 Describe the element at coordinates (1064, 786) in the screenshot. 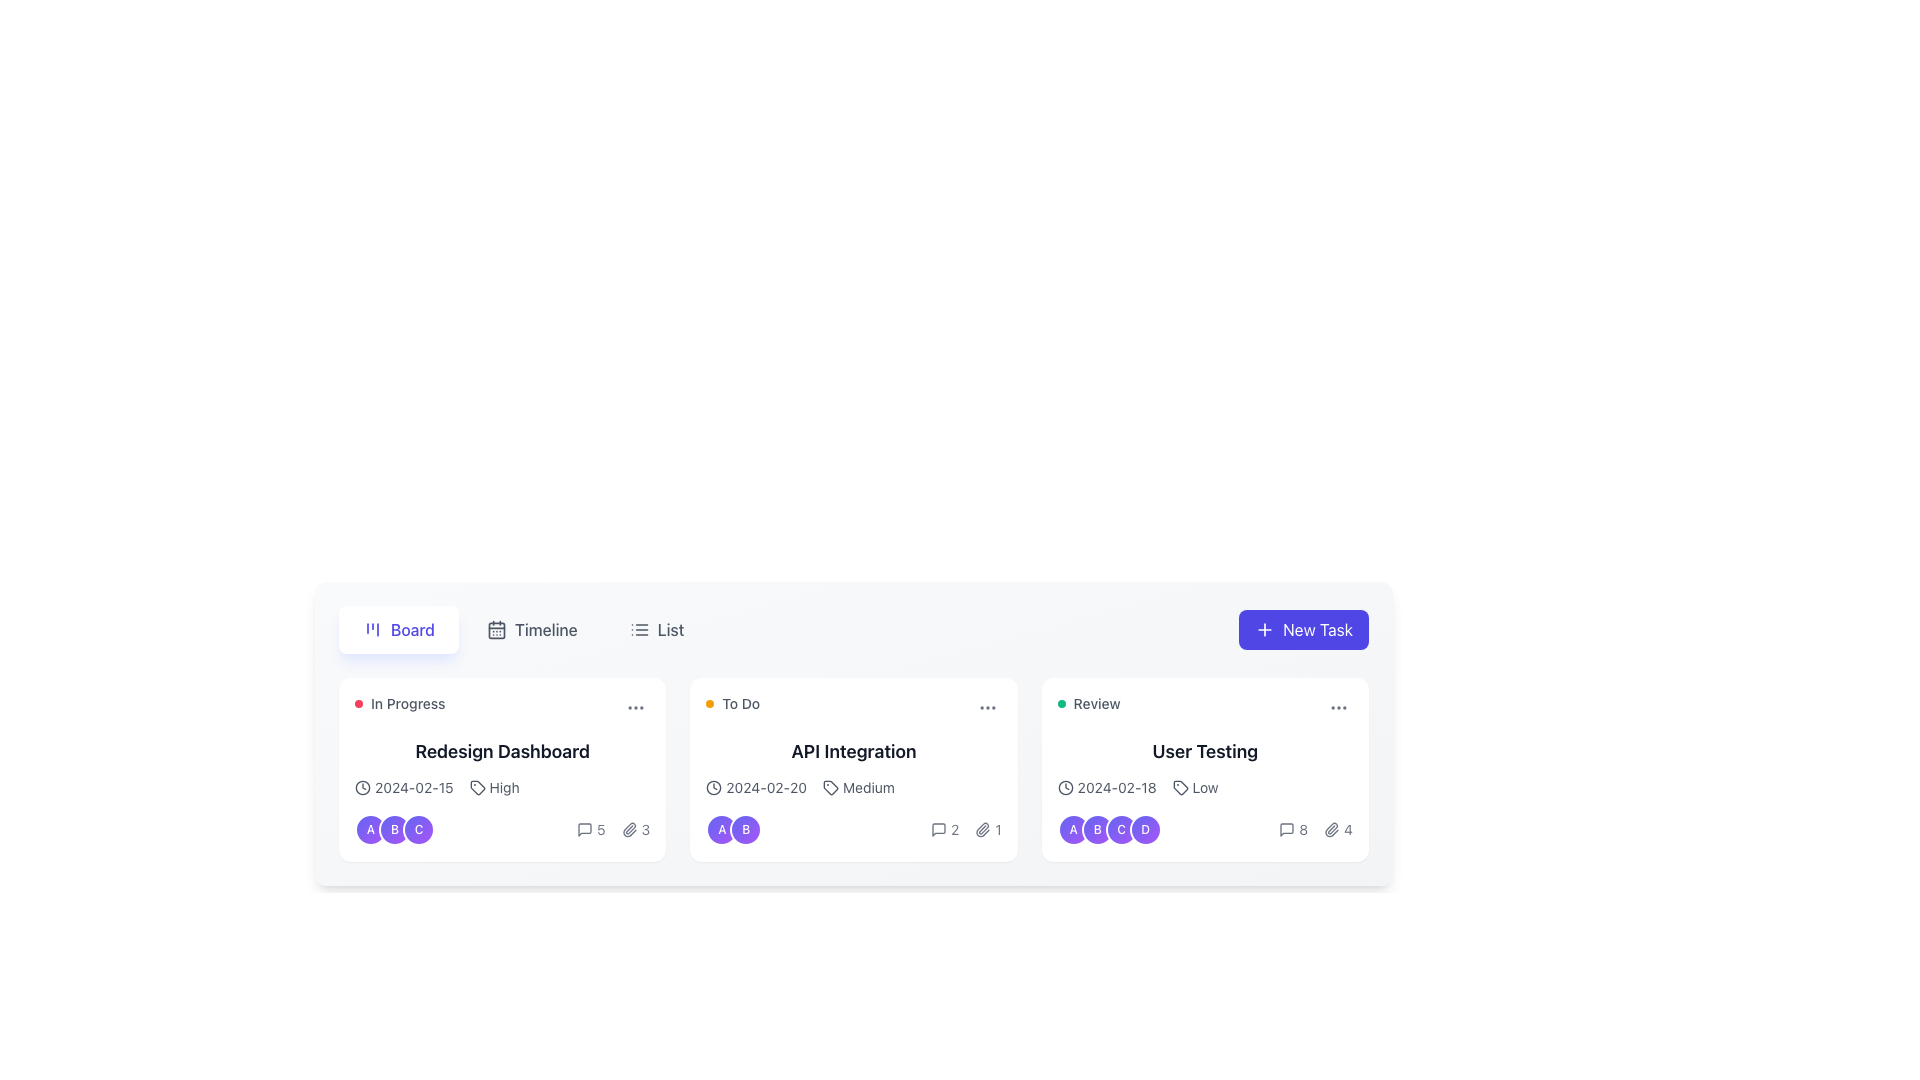

I see `the central circle of the clock icon located adjacent to the 'User Testing' text in the 'Review' block on the task board interface` at that location.